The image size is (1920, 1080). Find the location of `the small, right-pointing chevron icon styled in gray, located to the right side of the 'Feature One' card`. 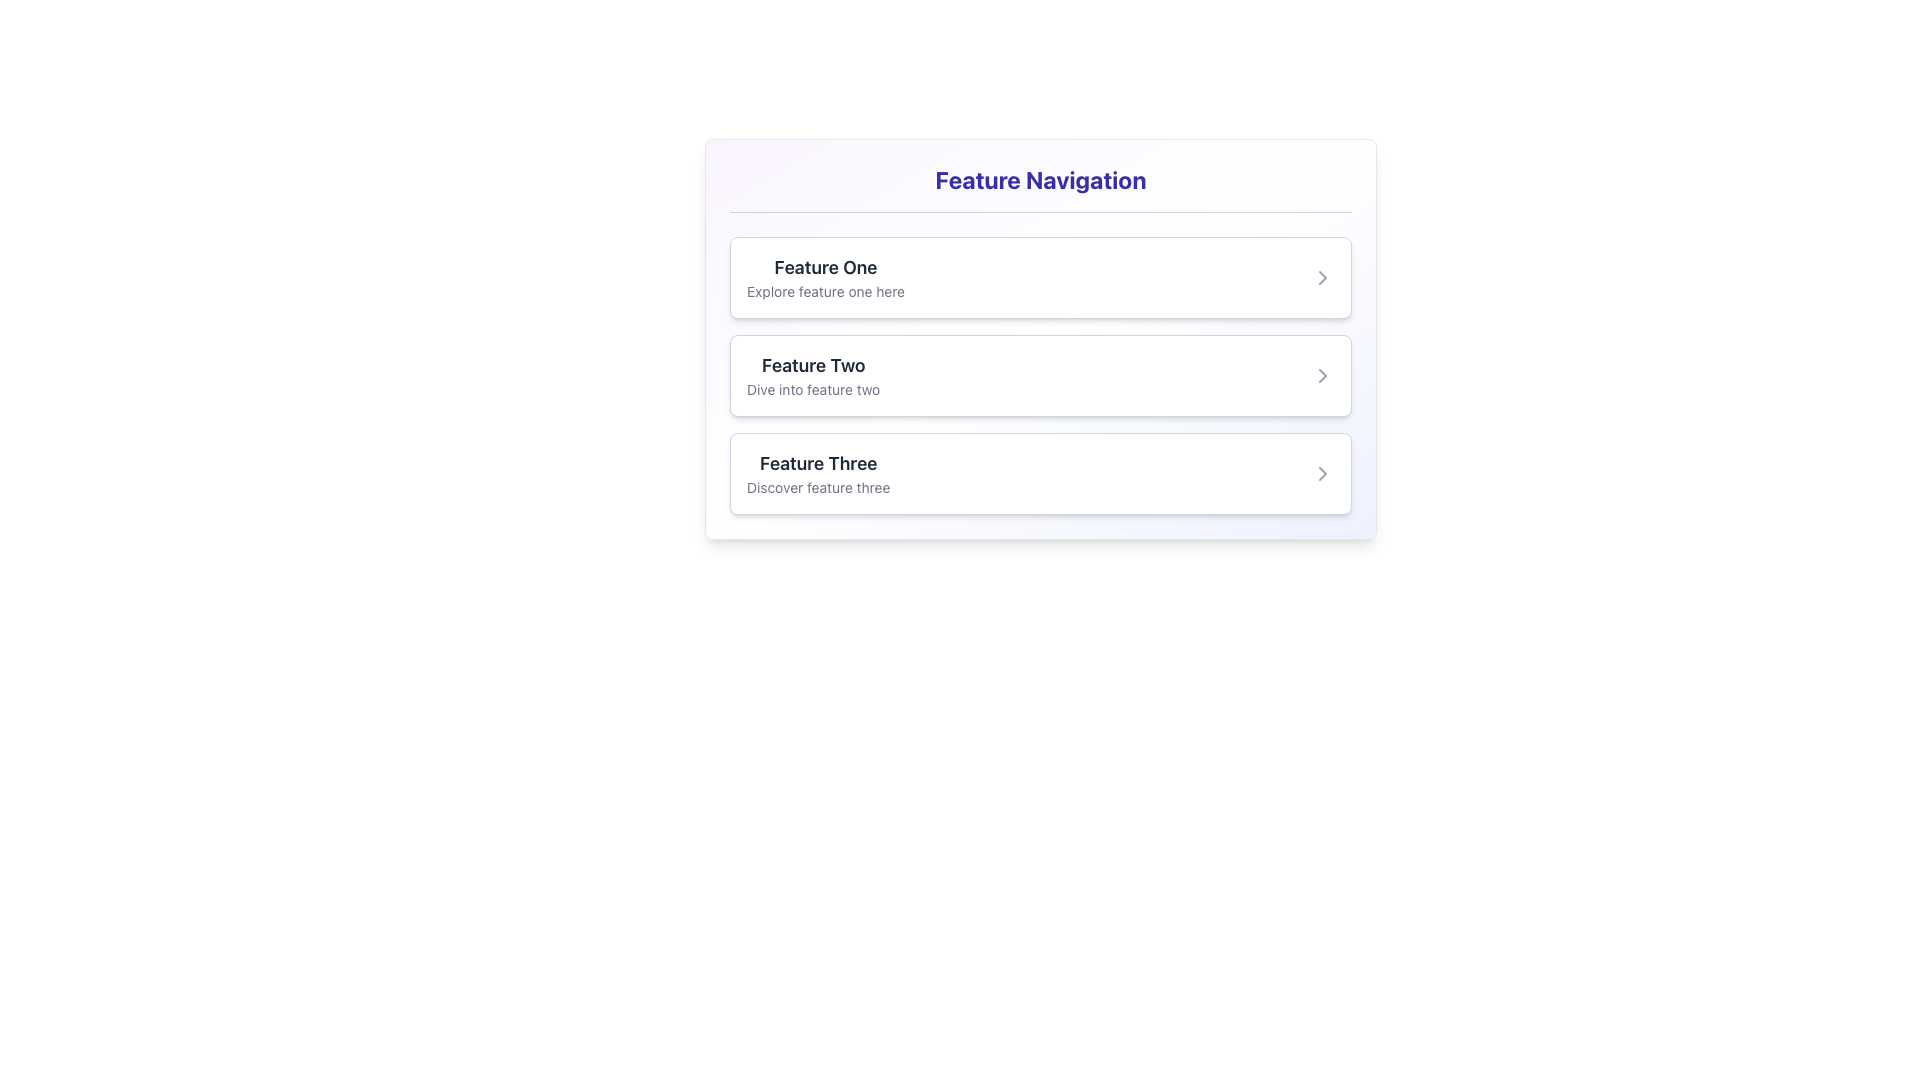

the small, right-pointing chevron icon styled in gray, located to the right side of the 'Feature One' card is located at coordinates (1323, 277).